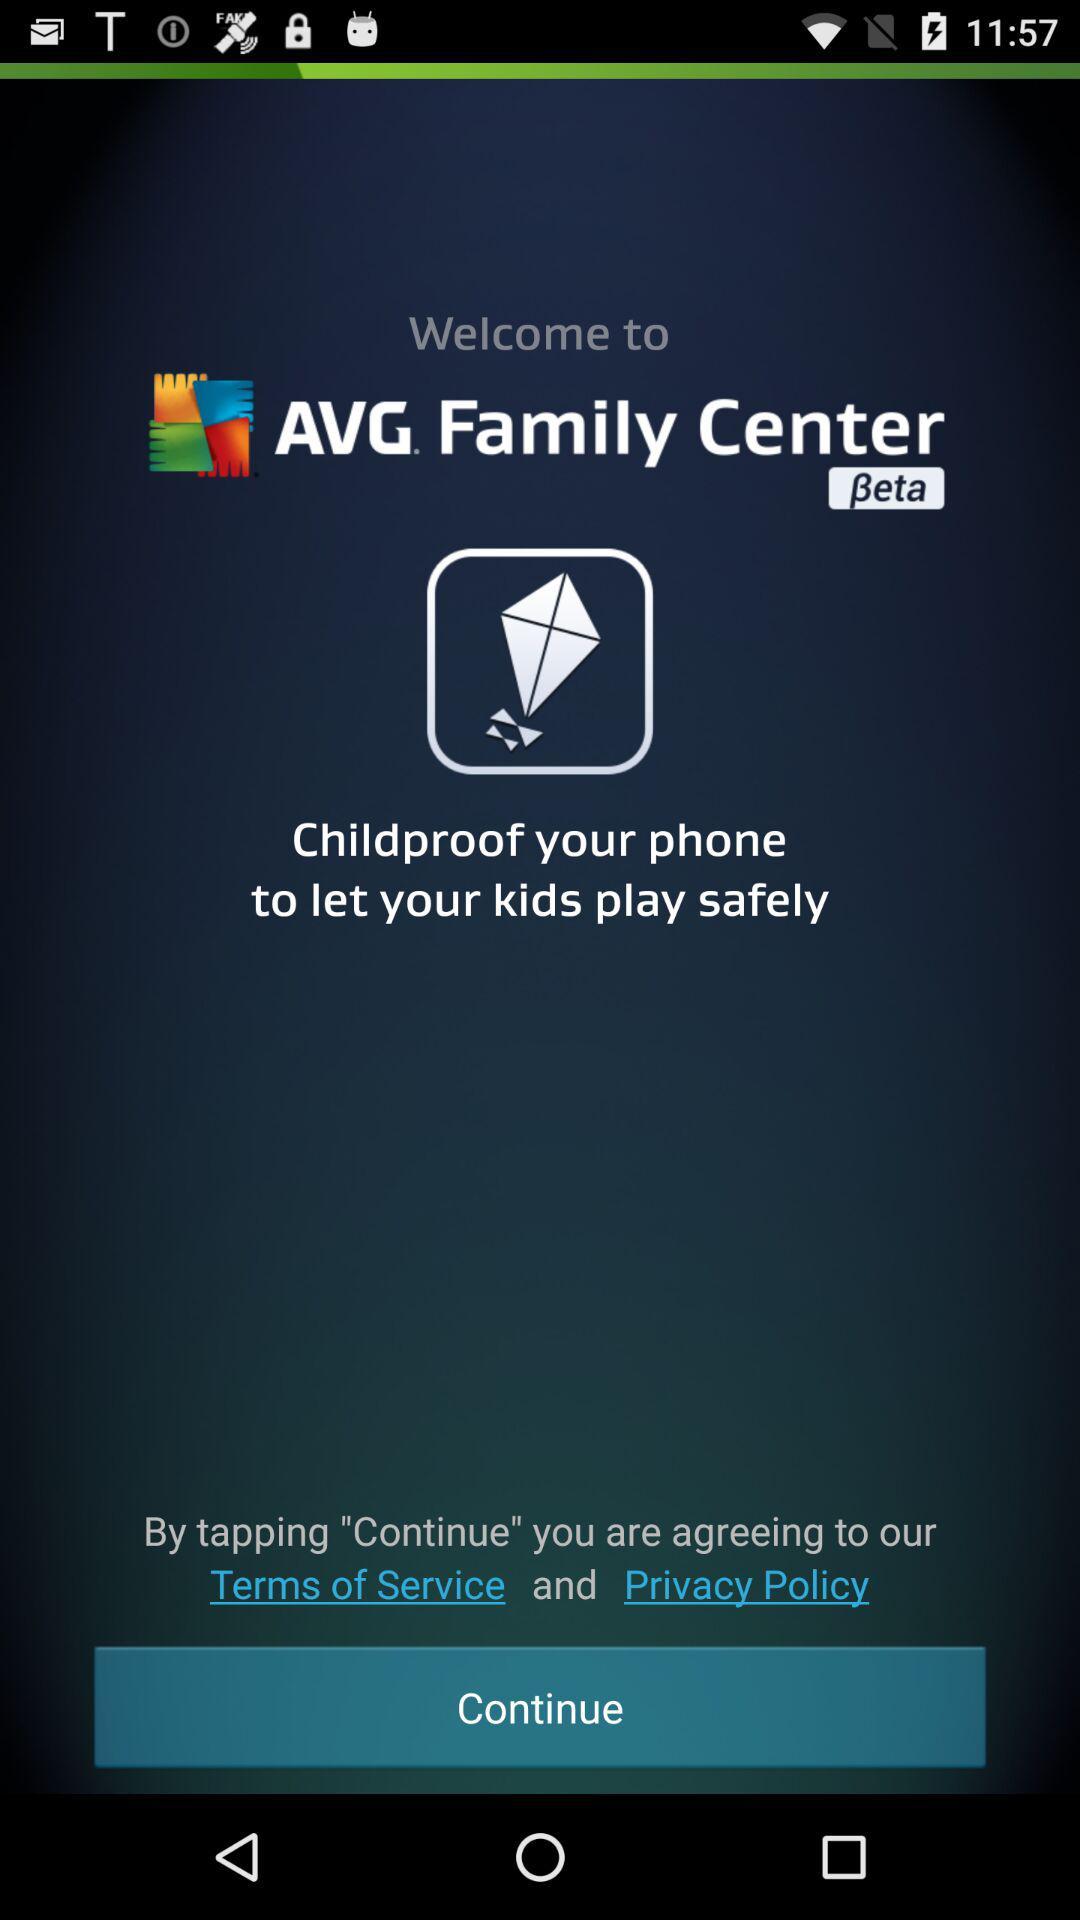 Image resolution: width=1080 pixels, height=1920 pixels. Describe the element at coordinates (356, 1582) in the screenshot. I see `item to the left of the and icon` at that location.